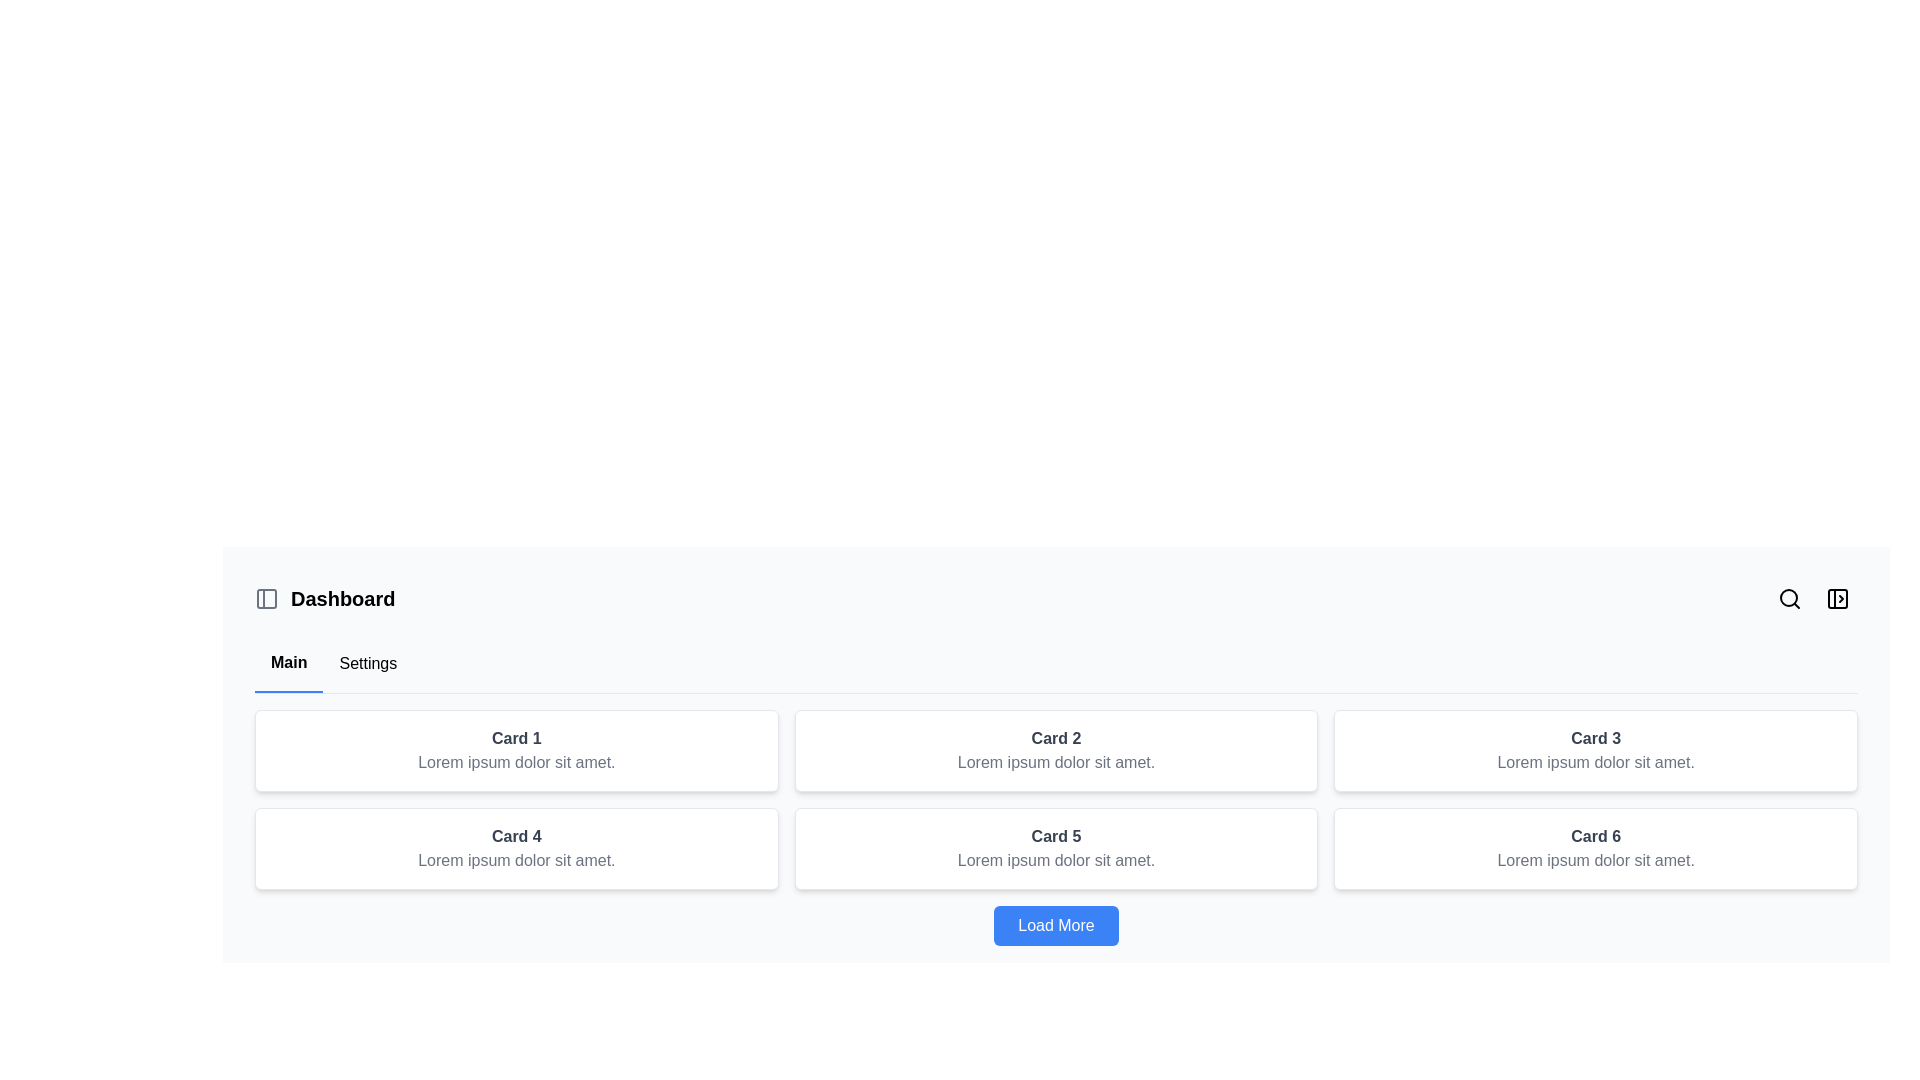 This screenshot has width=1920, height=1080. Describe the element at coordinates (1595, 859) in the screenshot. I see `the static text located at the bottom of 'Card 6' in the second row of the grid layout` at that location.